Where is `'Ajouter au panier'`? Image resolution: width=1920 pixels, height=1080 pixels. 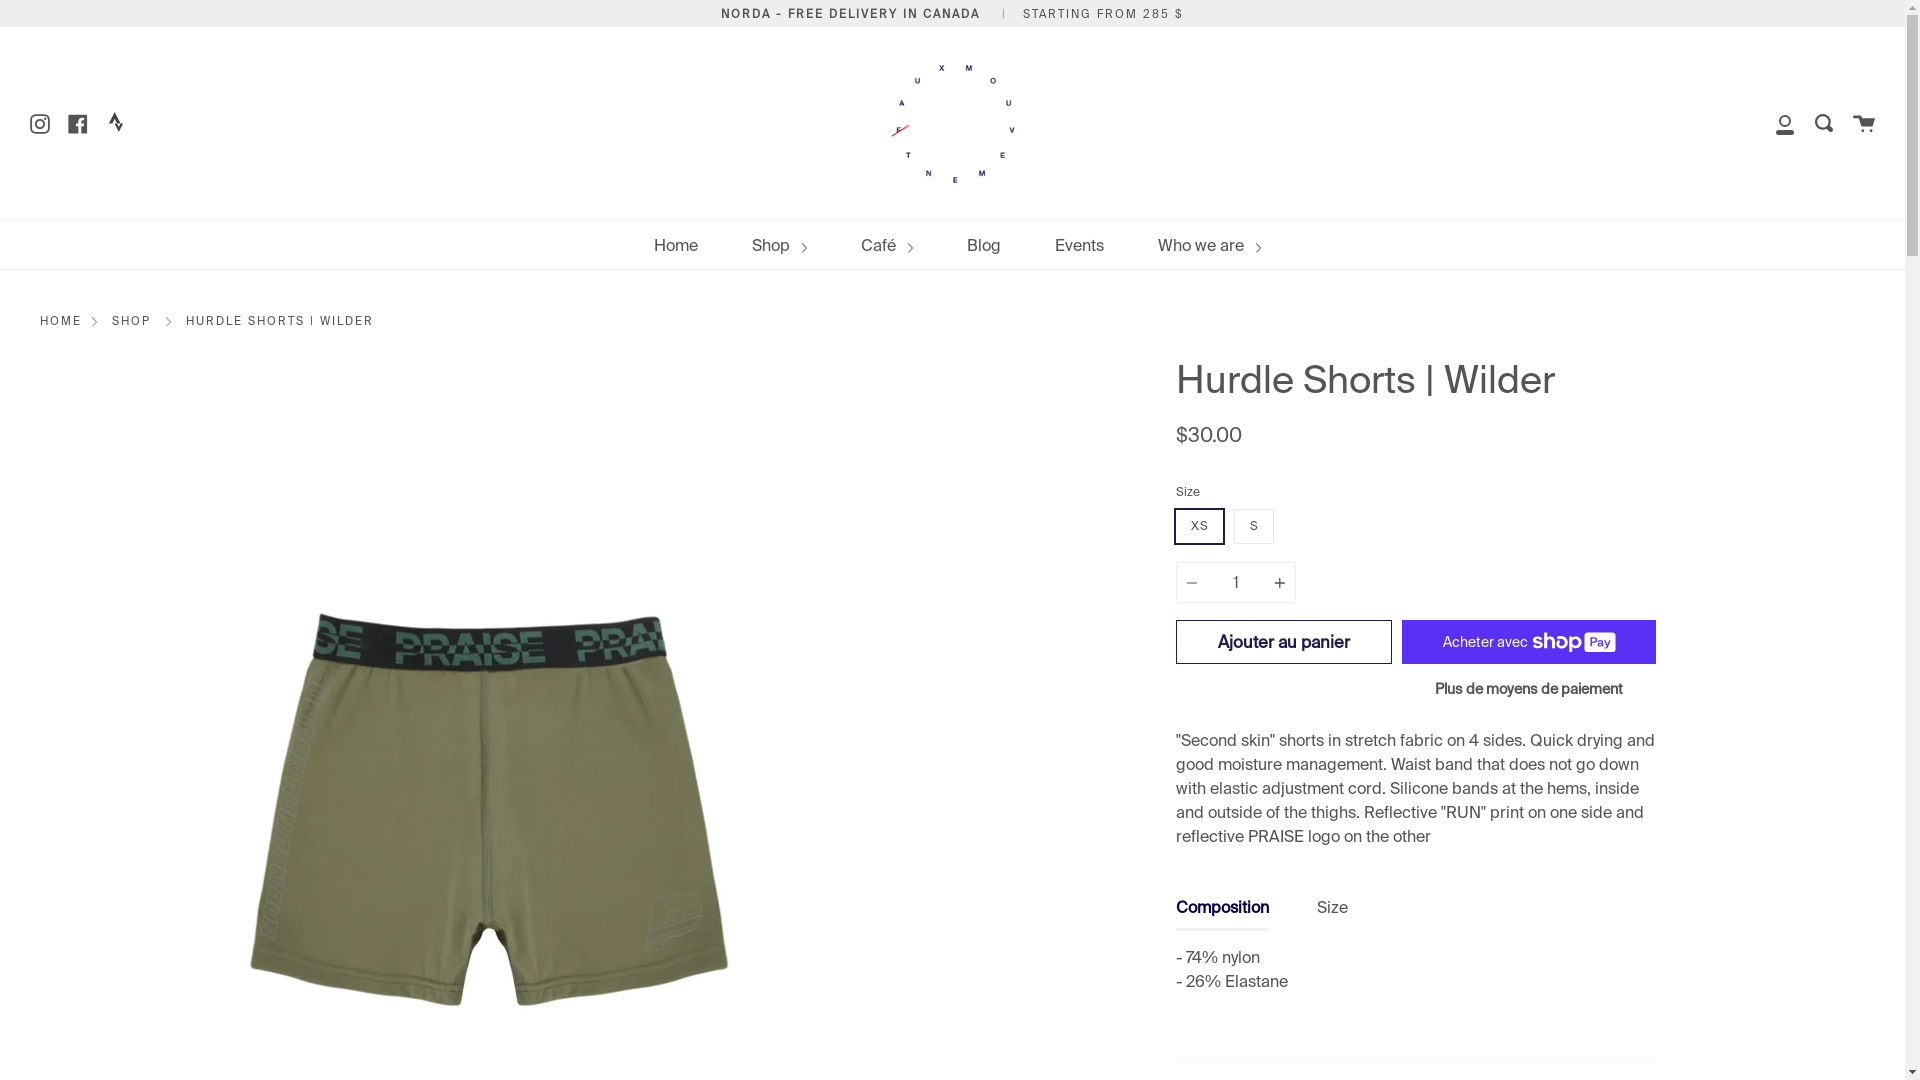 'Ajouter au panier' is located at coordinates (1283, 641).